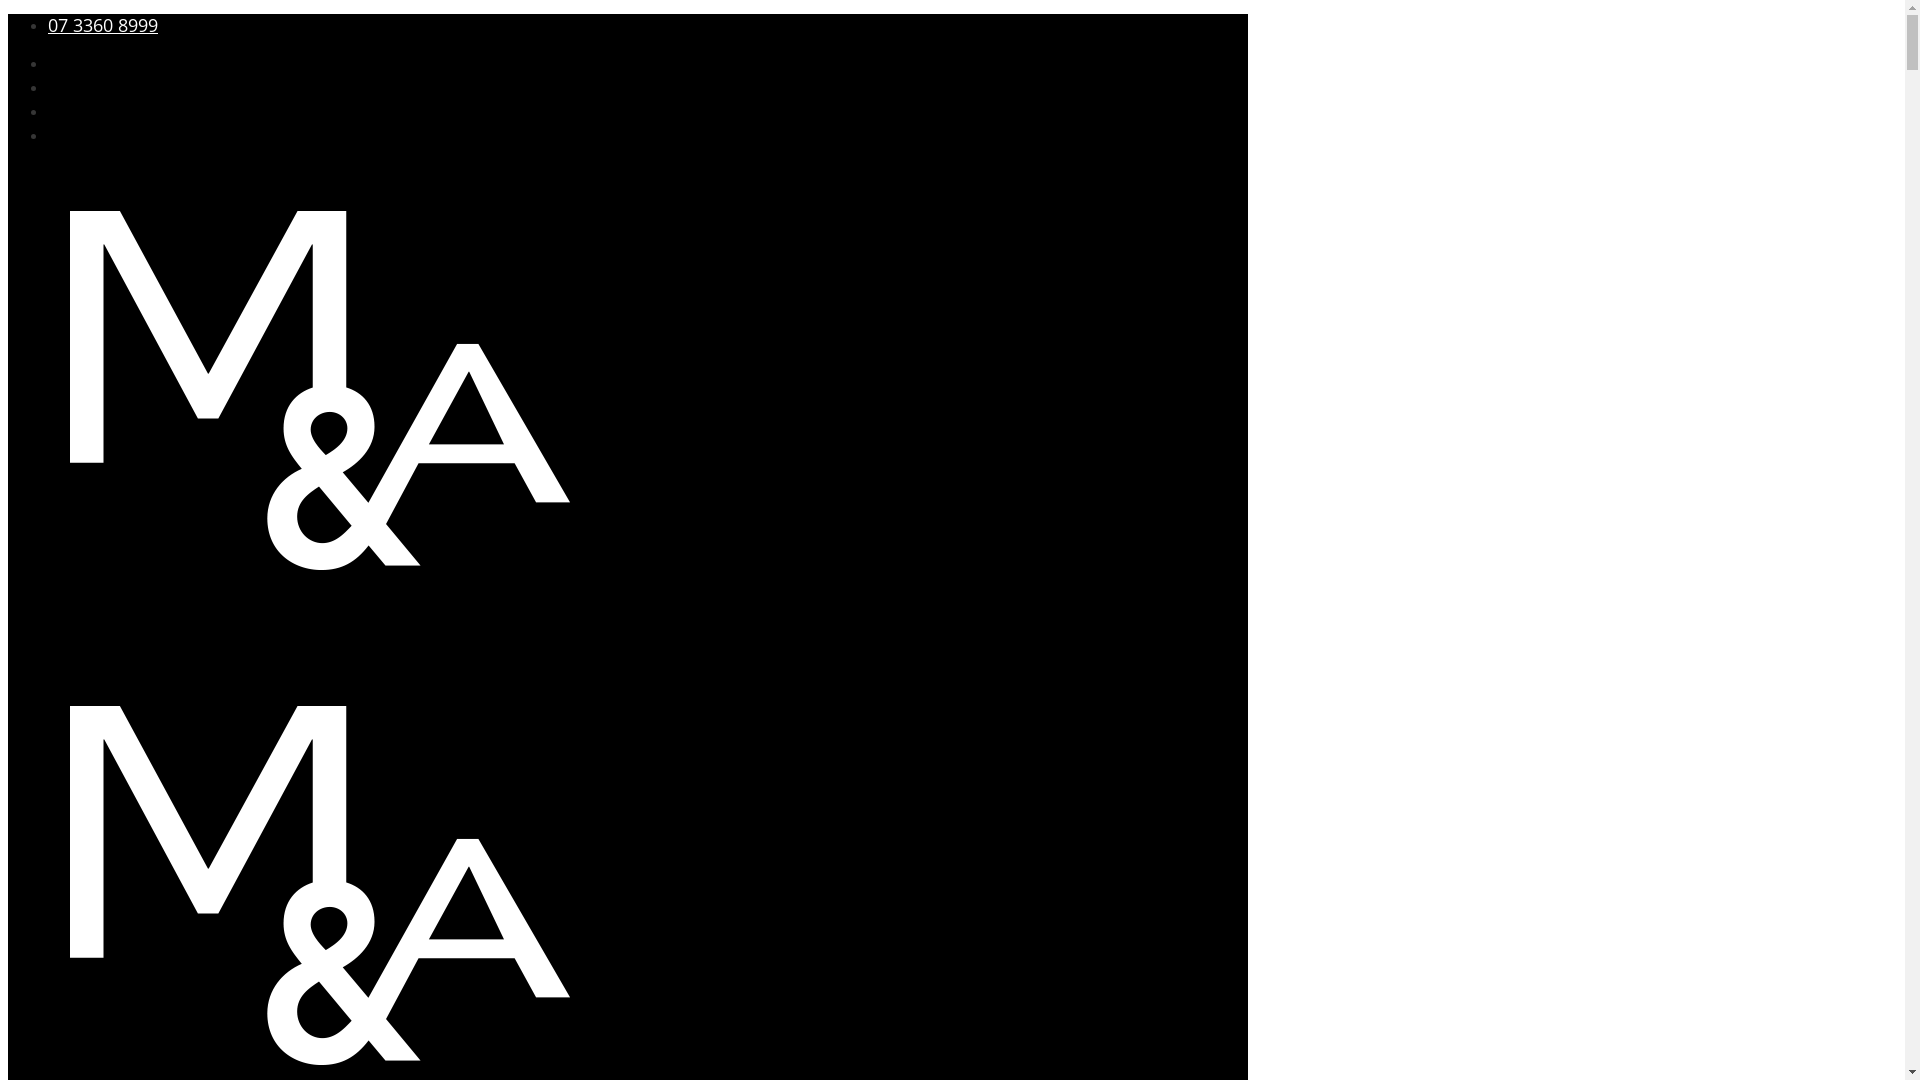 The height and width of the screenshot is (1080, 1920). I want to click on '07 3360 8999', so click(101, 24).